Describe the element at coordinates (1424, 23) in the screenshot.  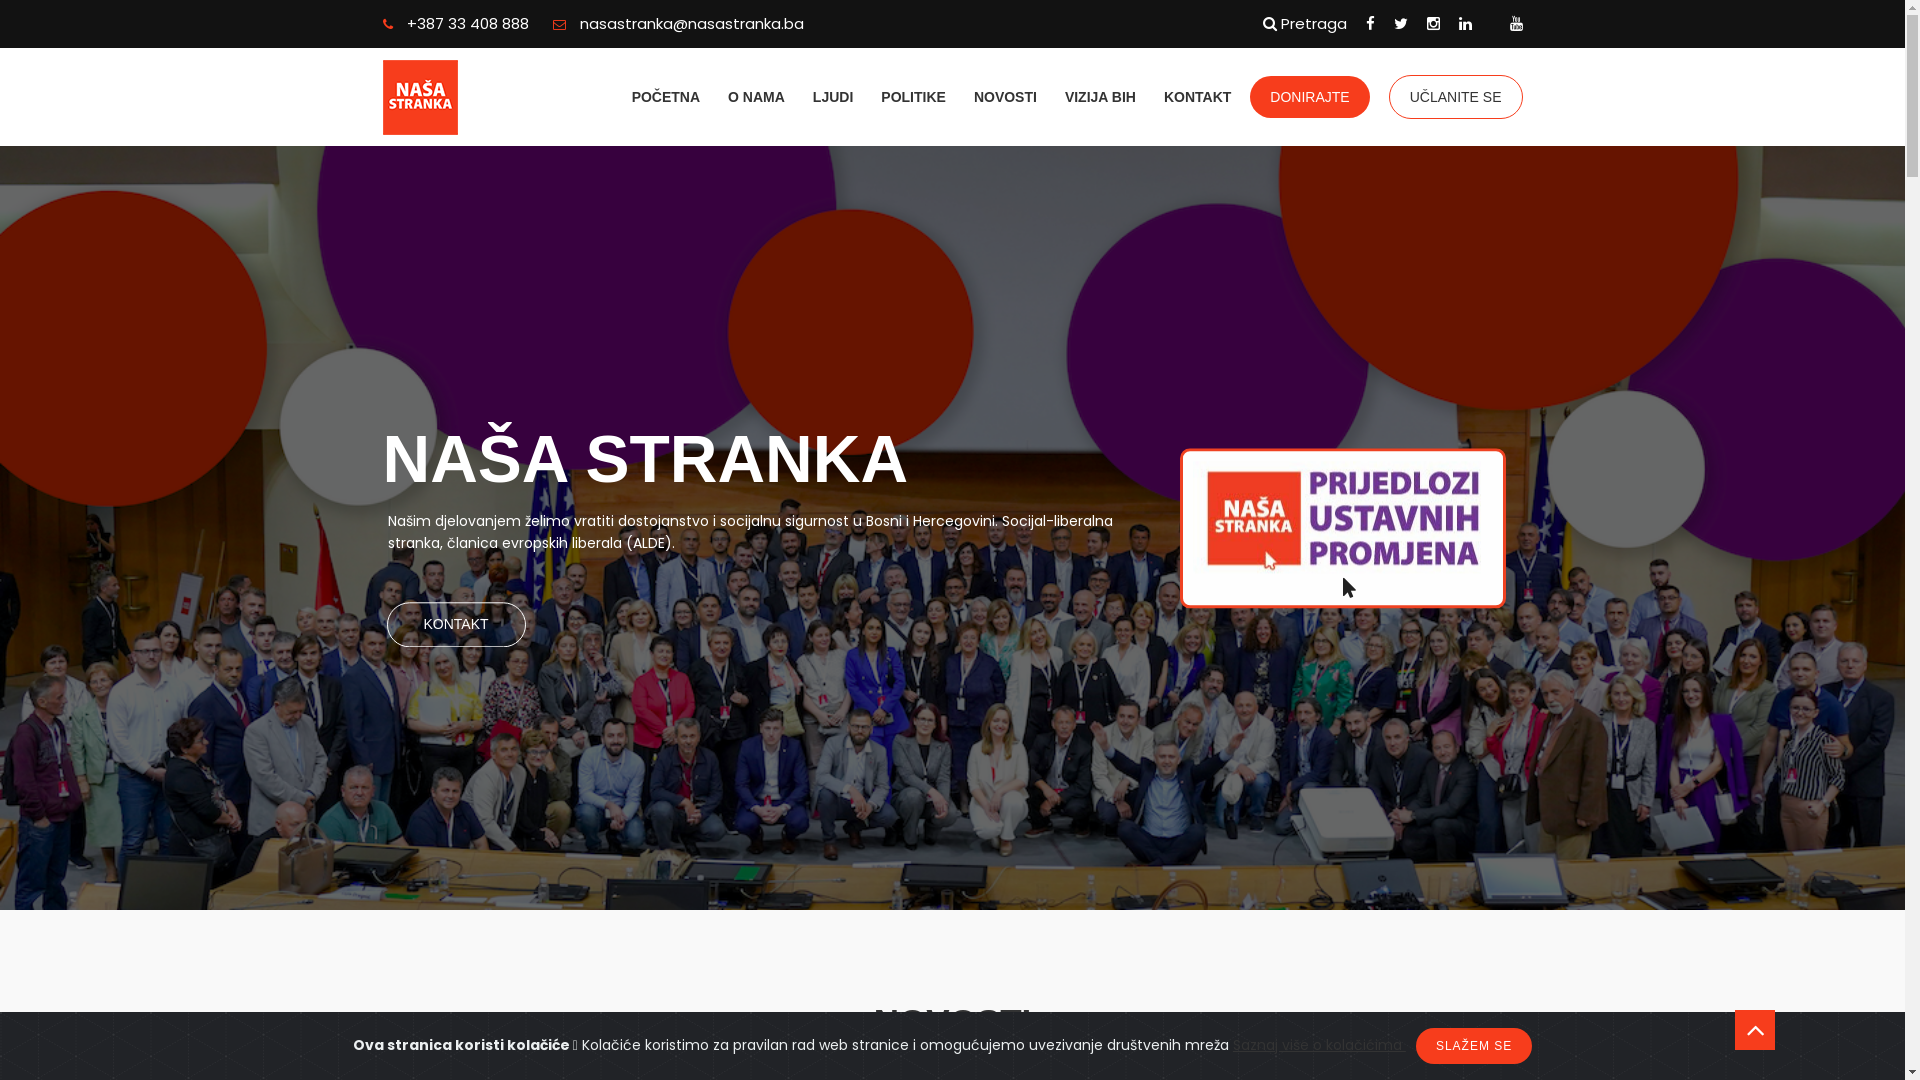
I see `'Instagram'` at that location.